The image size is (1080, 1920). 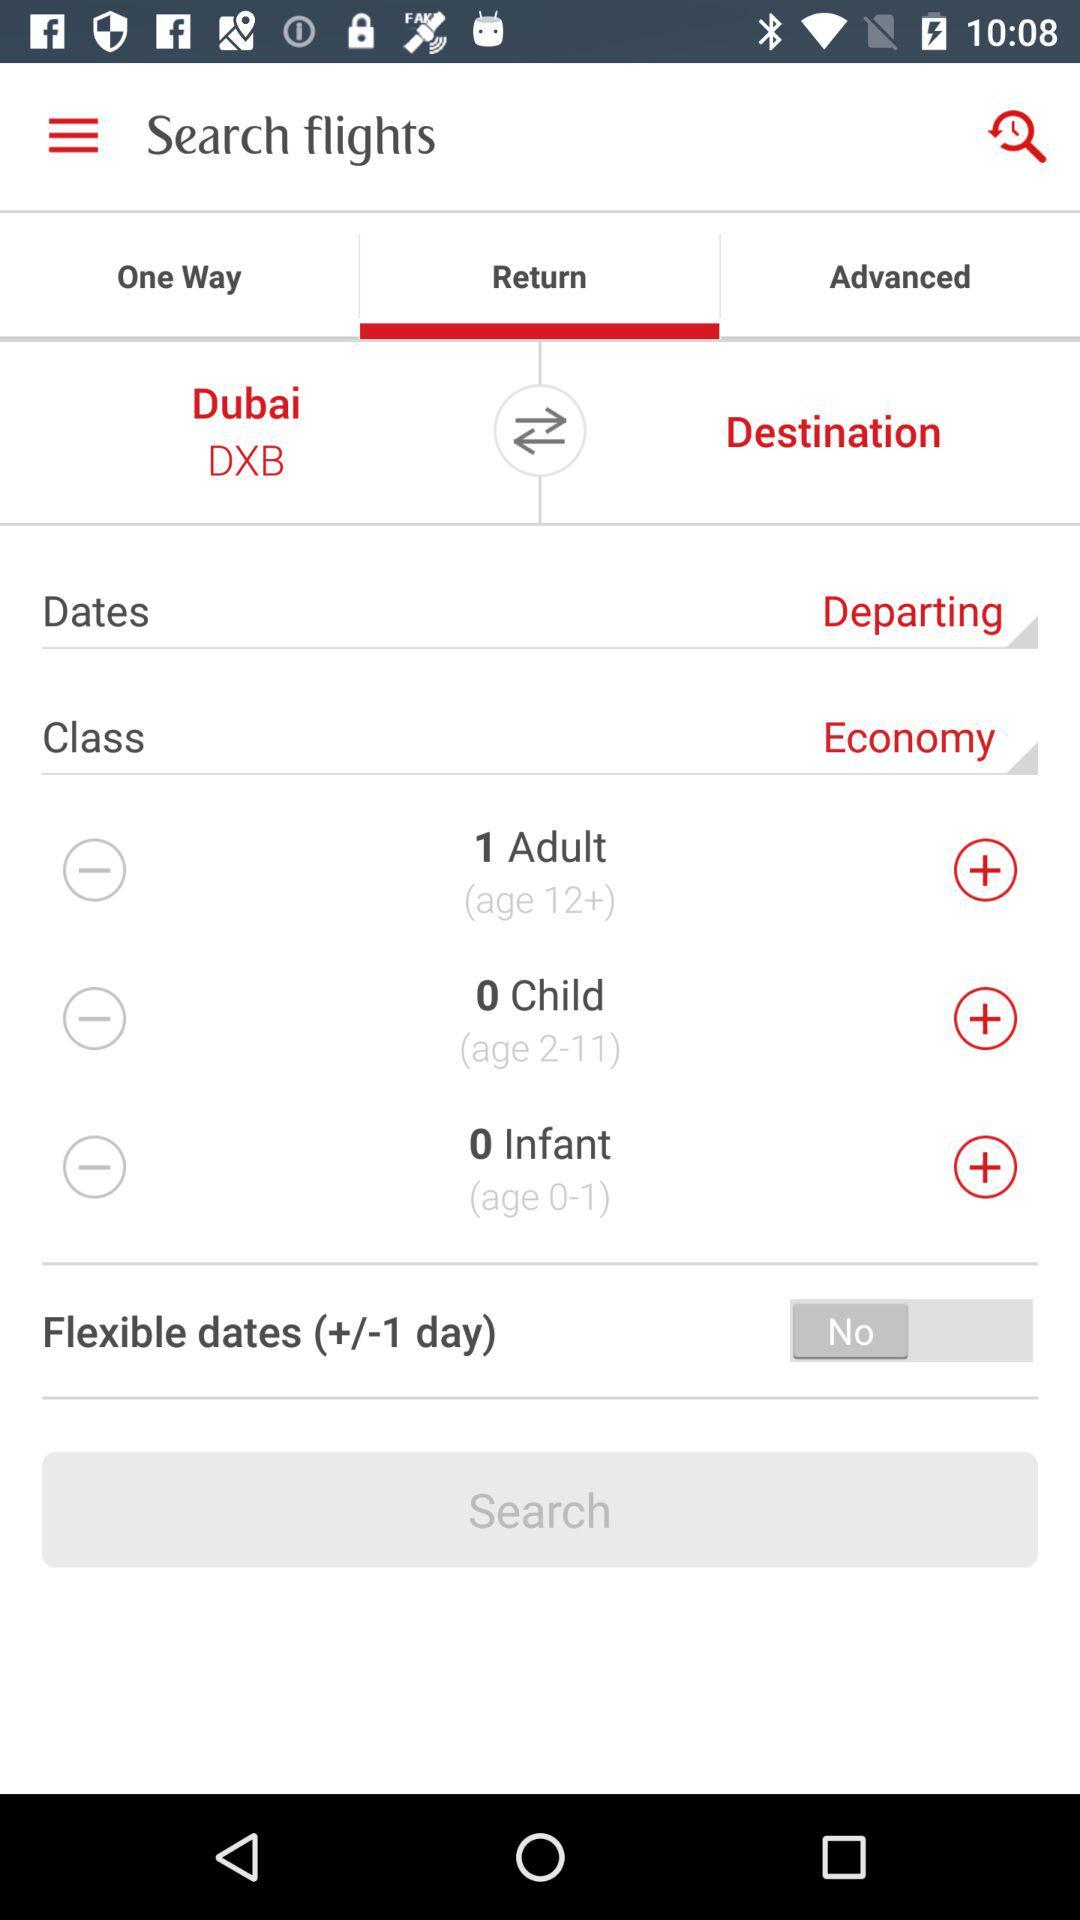 What do you see at coordinates (984, 1166) in the screenshot?
I see `the add icon` at bounding box center [984, 1166].